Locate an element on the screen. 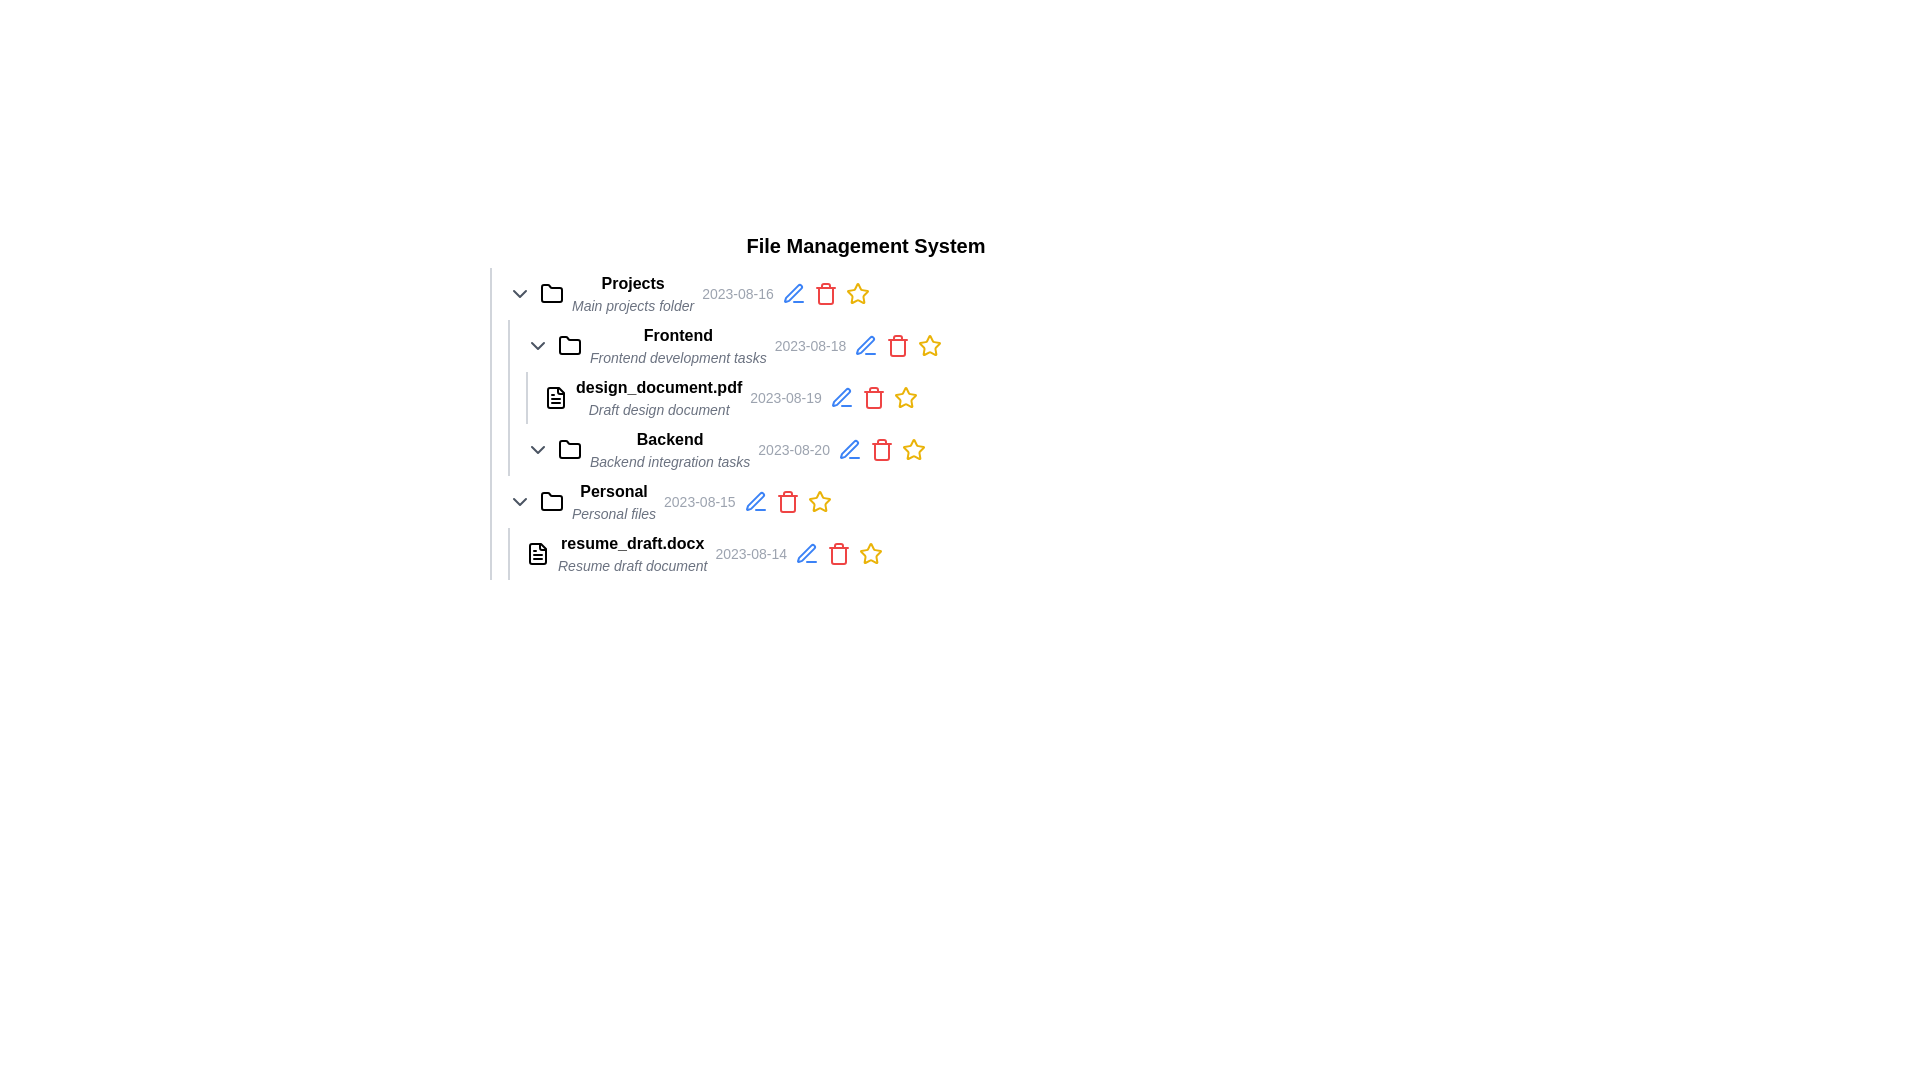 Image resolution: width=1920 pixels, height=1080 pixels. the 'design_document.pdf' entry in the file management system is located at coordinates (865, 423).